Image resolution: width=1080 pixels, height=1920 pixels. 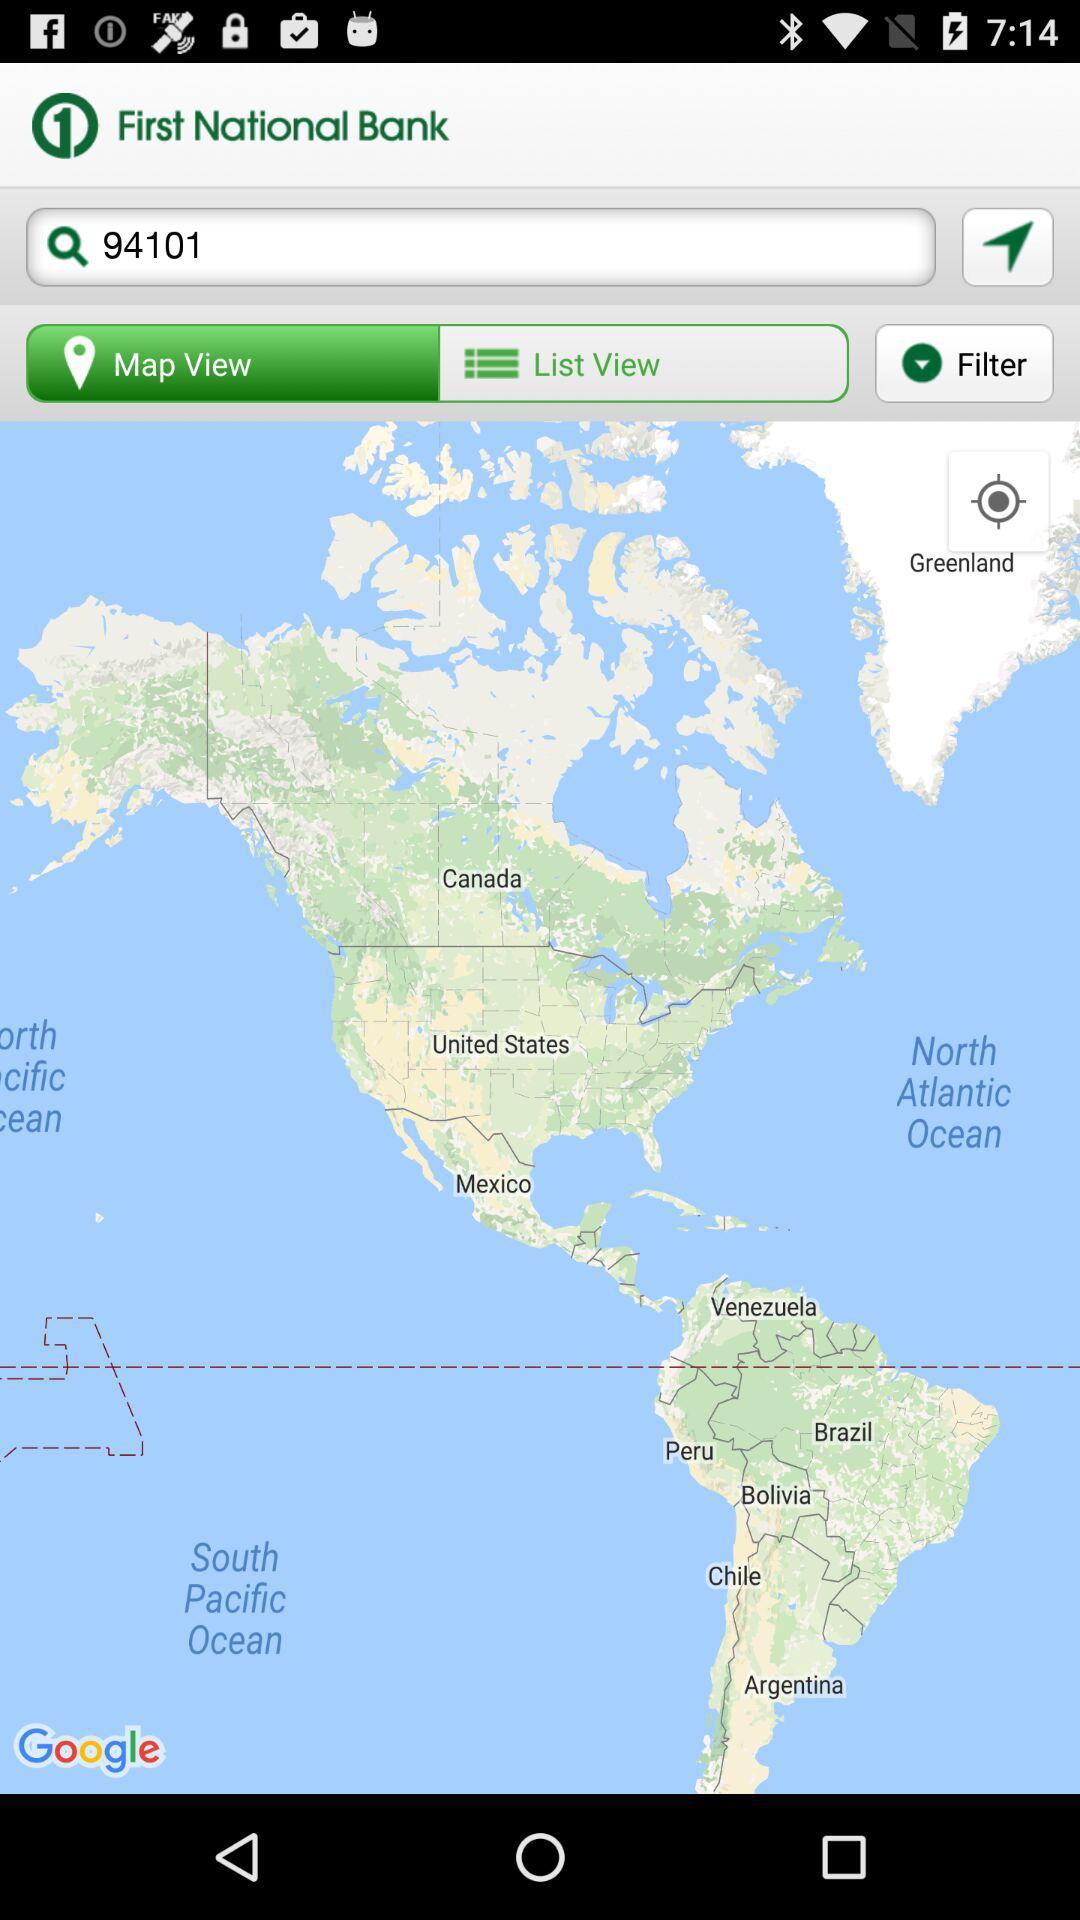 What do you see at coordinates (1007, 246) in the screenshot?
I see `get directions` at bounding box center [1007, 246].